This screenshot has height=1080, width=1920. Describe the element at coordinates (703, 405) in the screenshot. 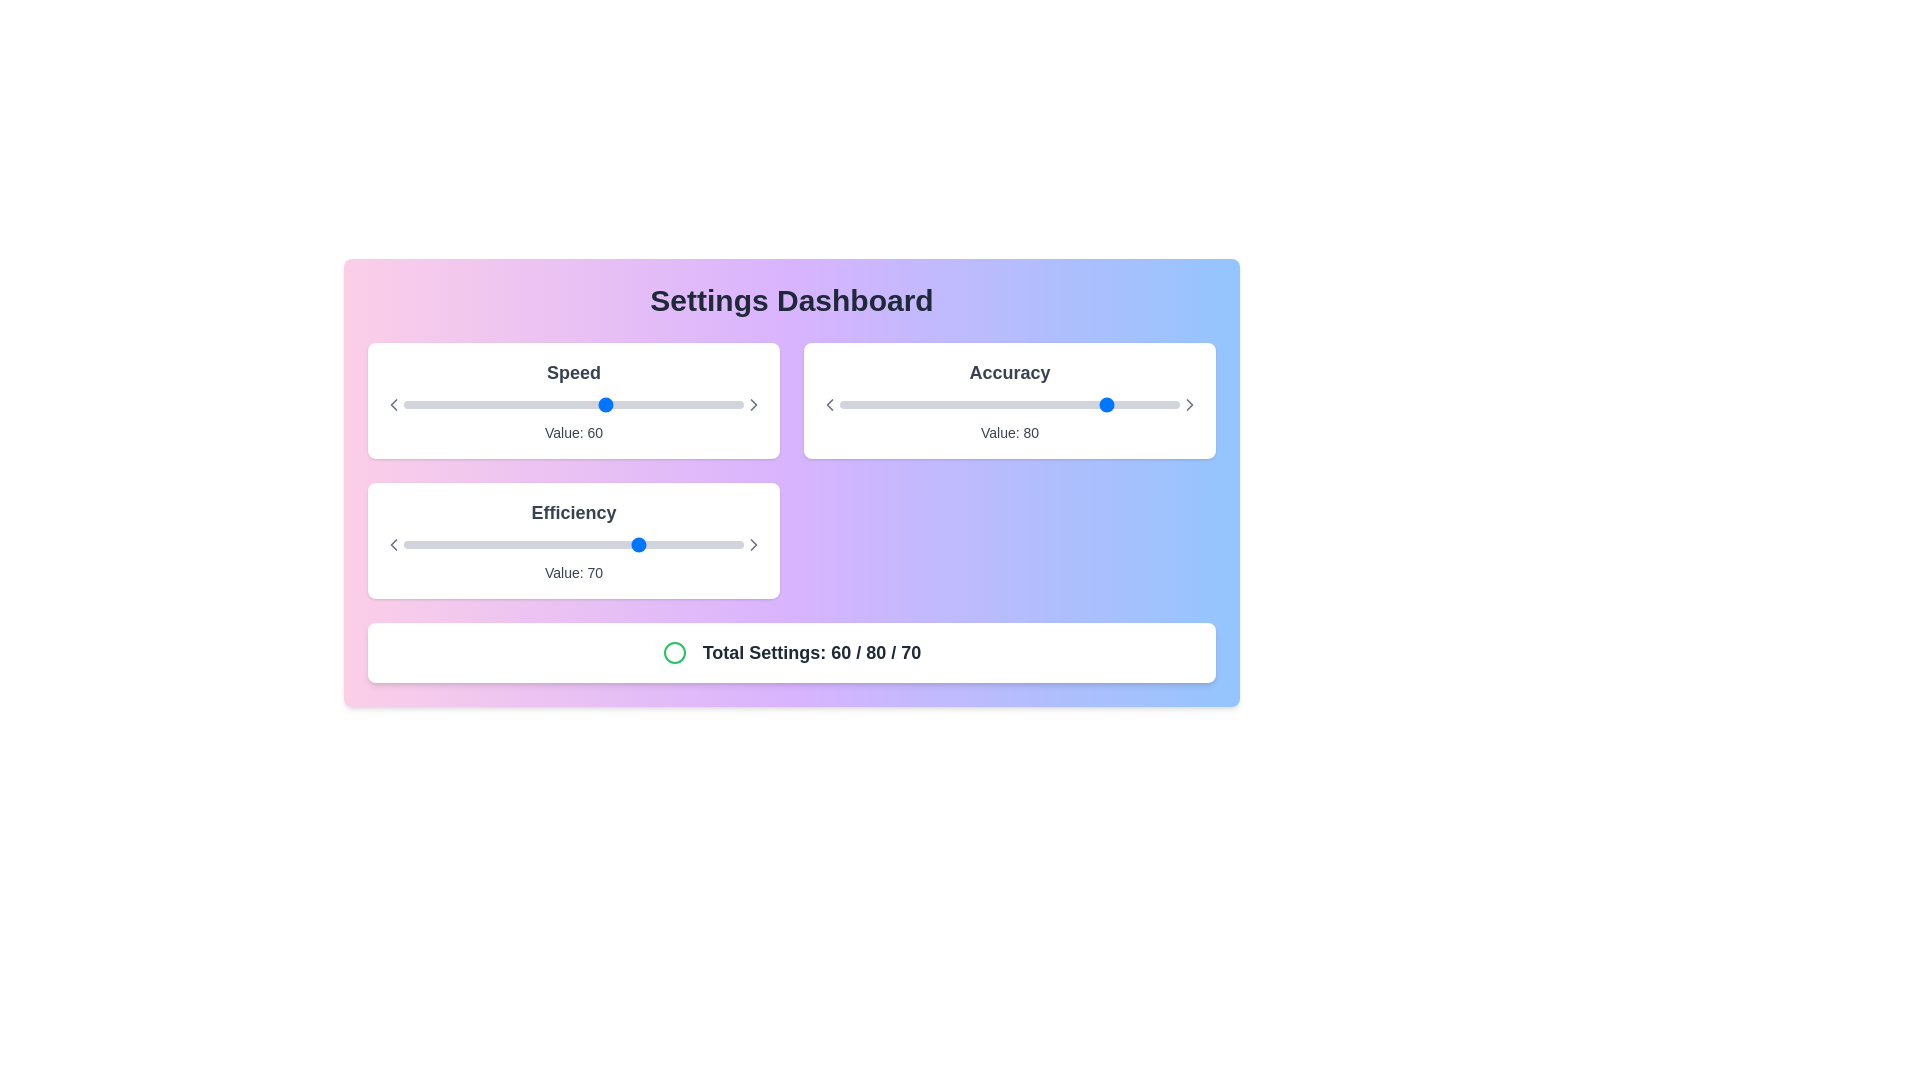

I see `the speed slider` at that location.